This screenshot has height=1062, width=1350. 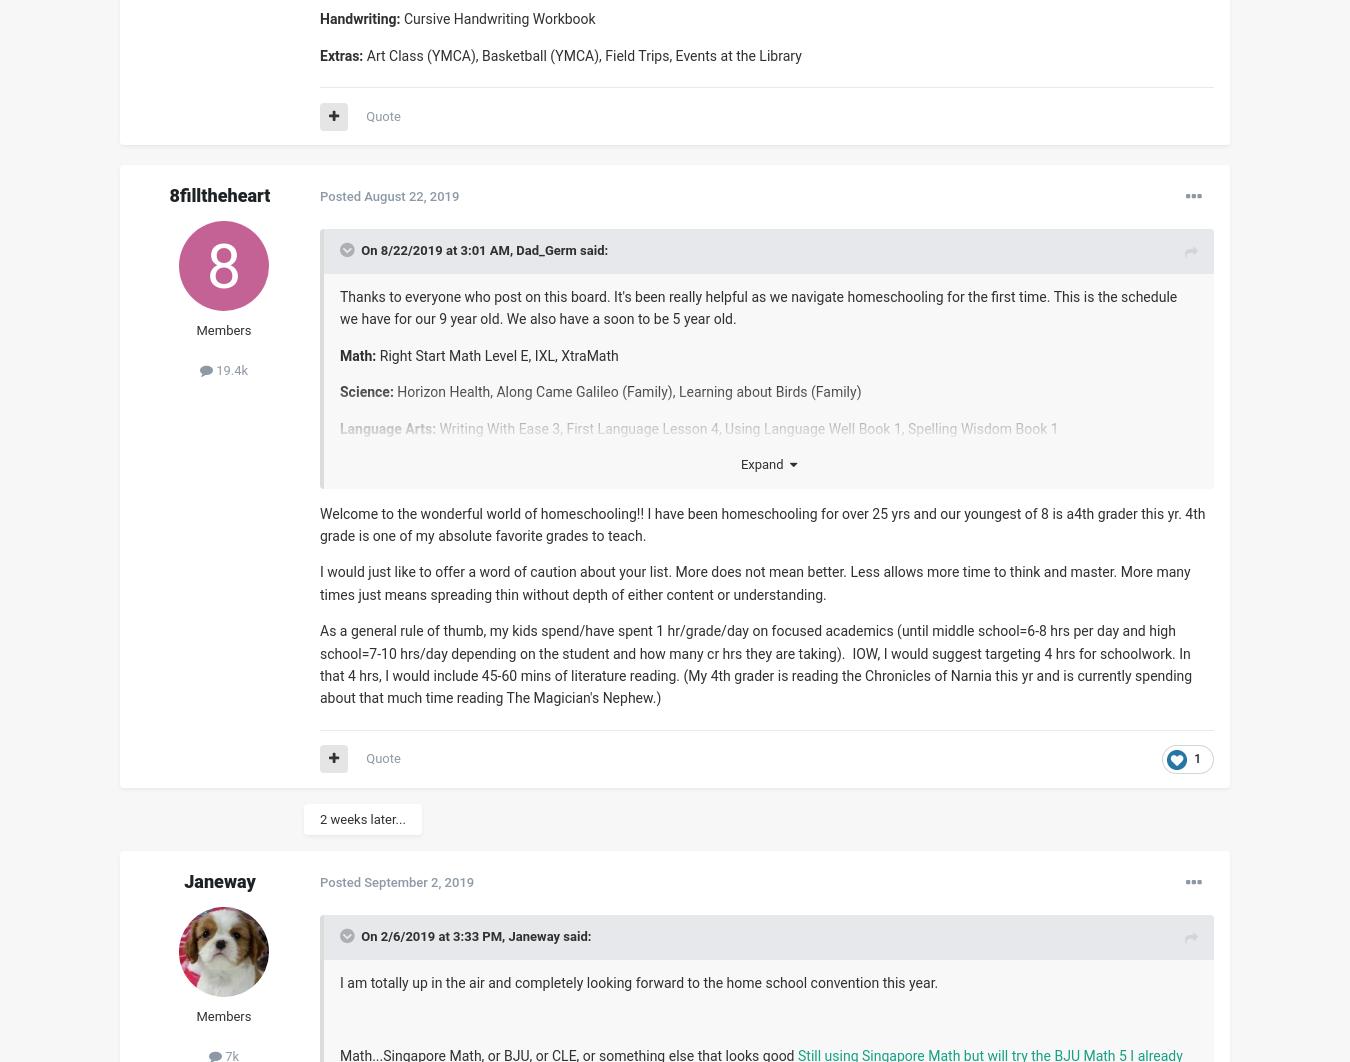 I want to click on 'Reading:', so click(x=367, y=462).